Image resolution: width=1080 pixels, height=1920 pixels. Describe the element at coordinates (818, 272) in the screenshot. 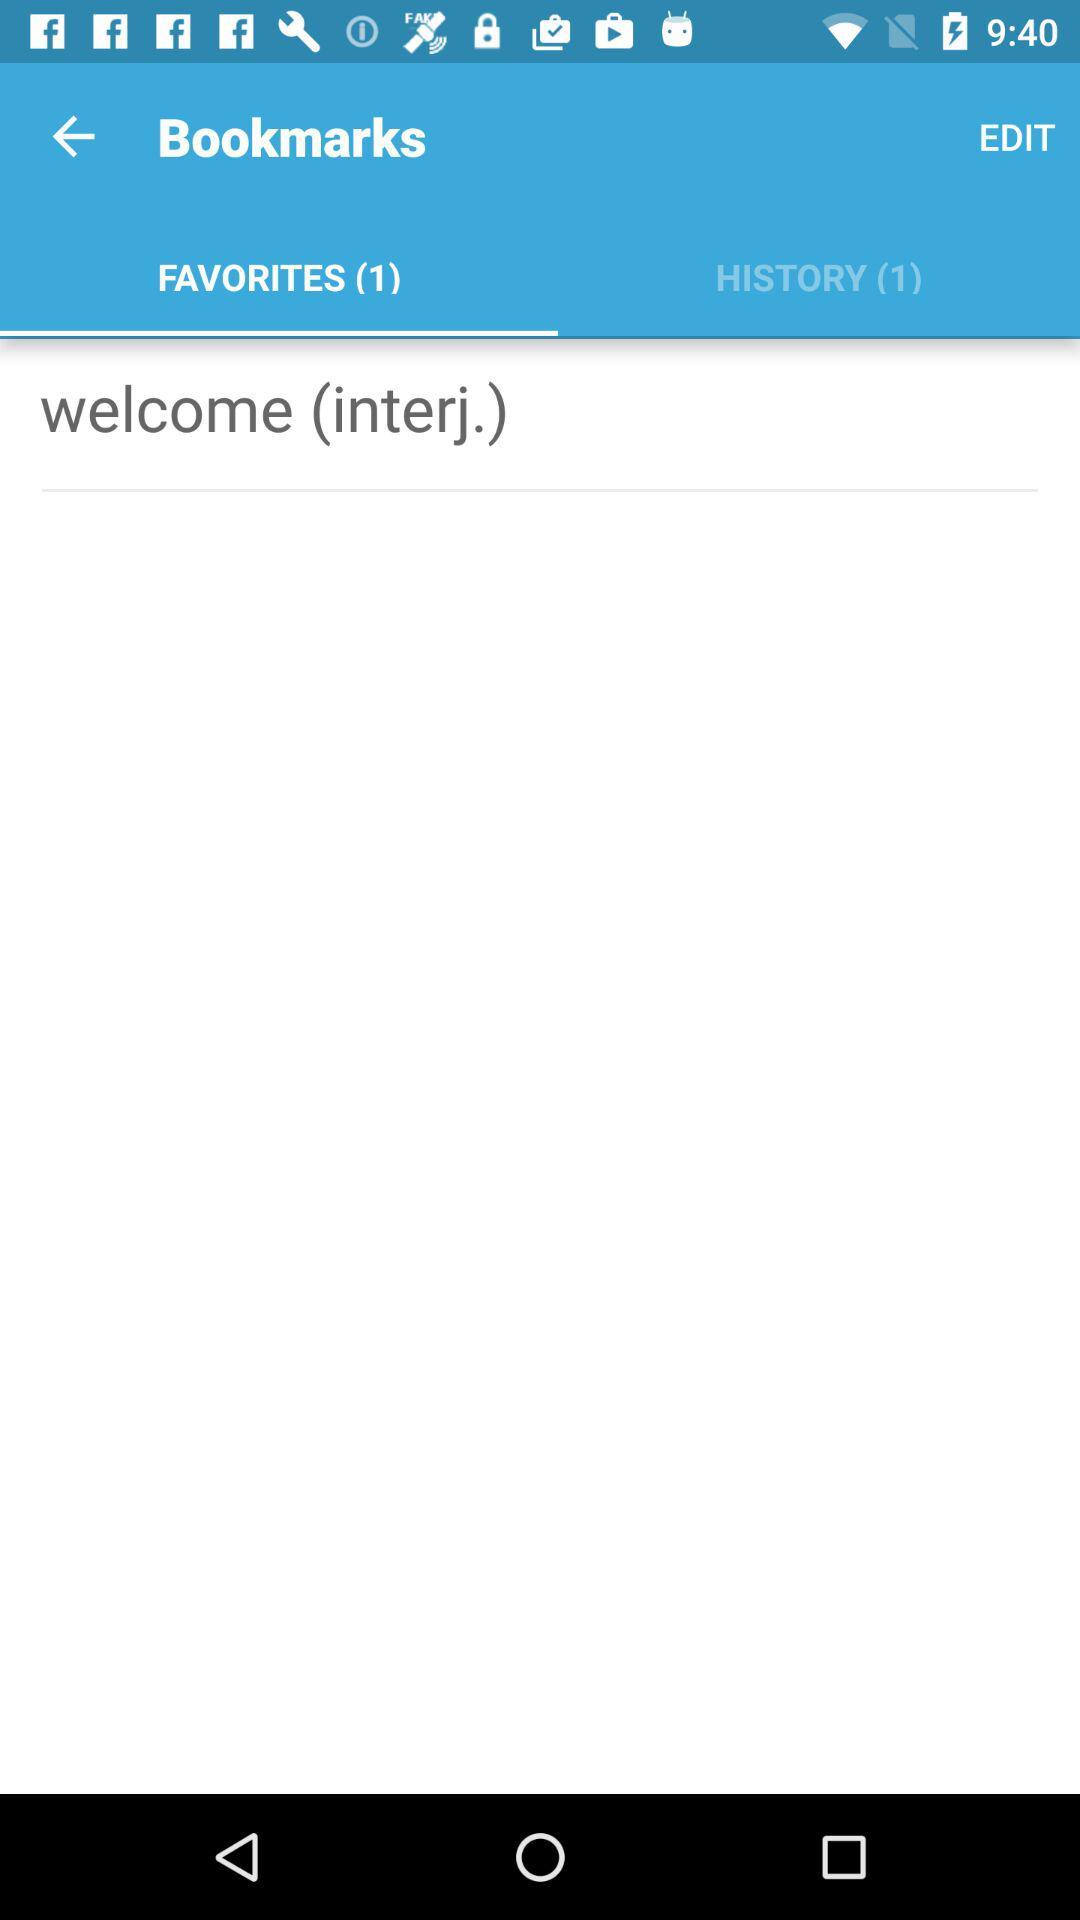

I see `the icon below the edit icon` at that location.